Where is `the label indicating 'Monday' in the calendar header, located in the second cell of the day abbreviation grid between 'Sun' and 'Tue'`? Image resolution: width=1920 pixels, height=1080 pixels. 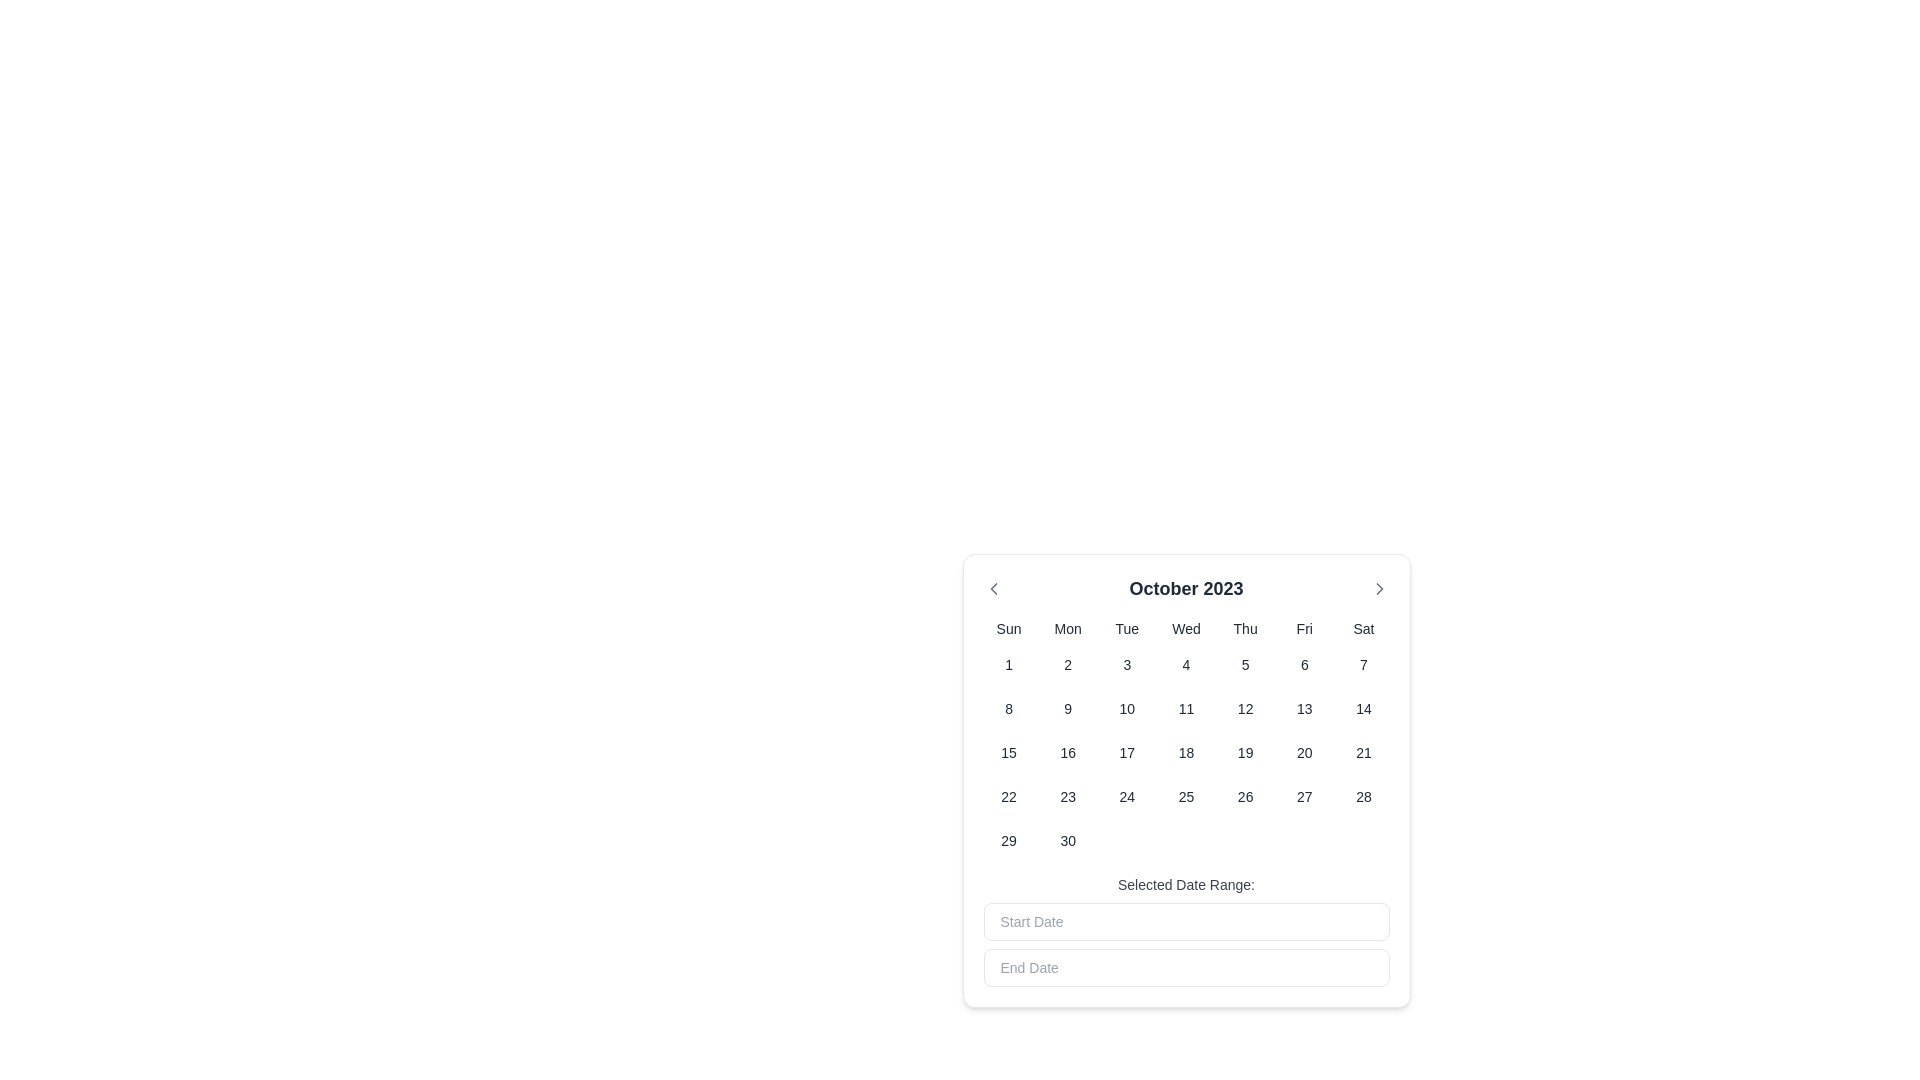
the label indicating 'Monday' in the calendar header, located in the second cell of the day abbreviation grid between 'Sun' and 'Tue' is located at coordinates (1067, 627).